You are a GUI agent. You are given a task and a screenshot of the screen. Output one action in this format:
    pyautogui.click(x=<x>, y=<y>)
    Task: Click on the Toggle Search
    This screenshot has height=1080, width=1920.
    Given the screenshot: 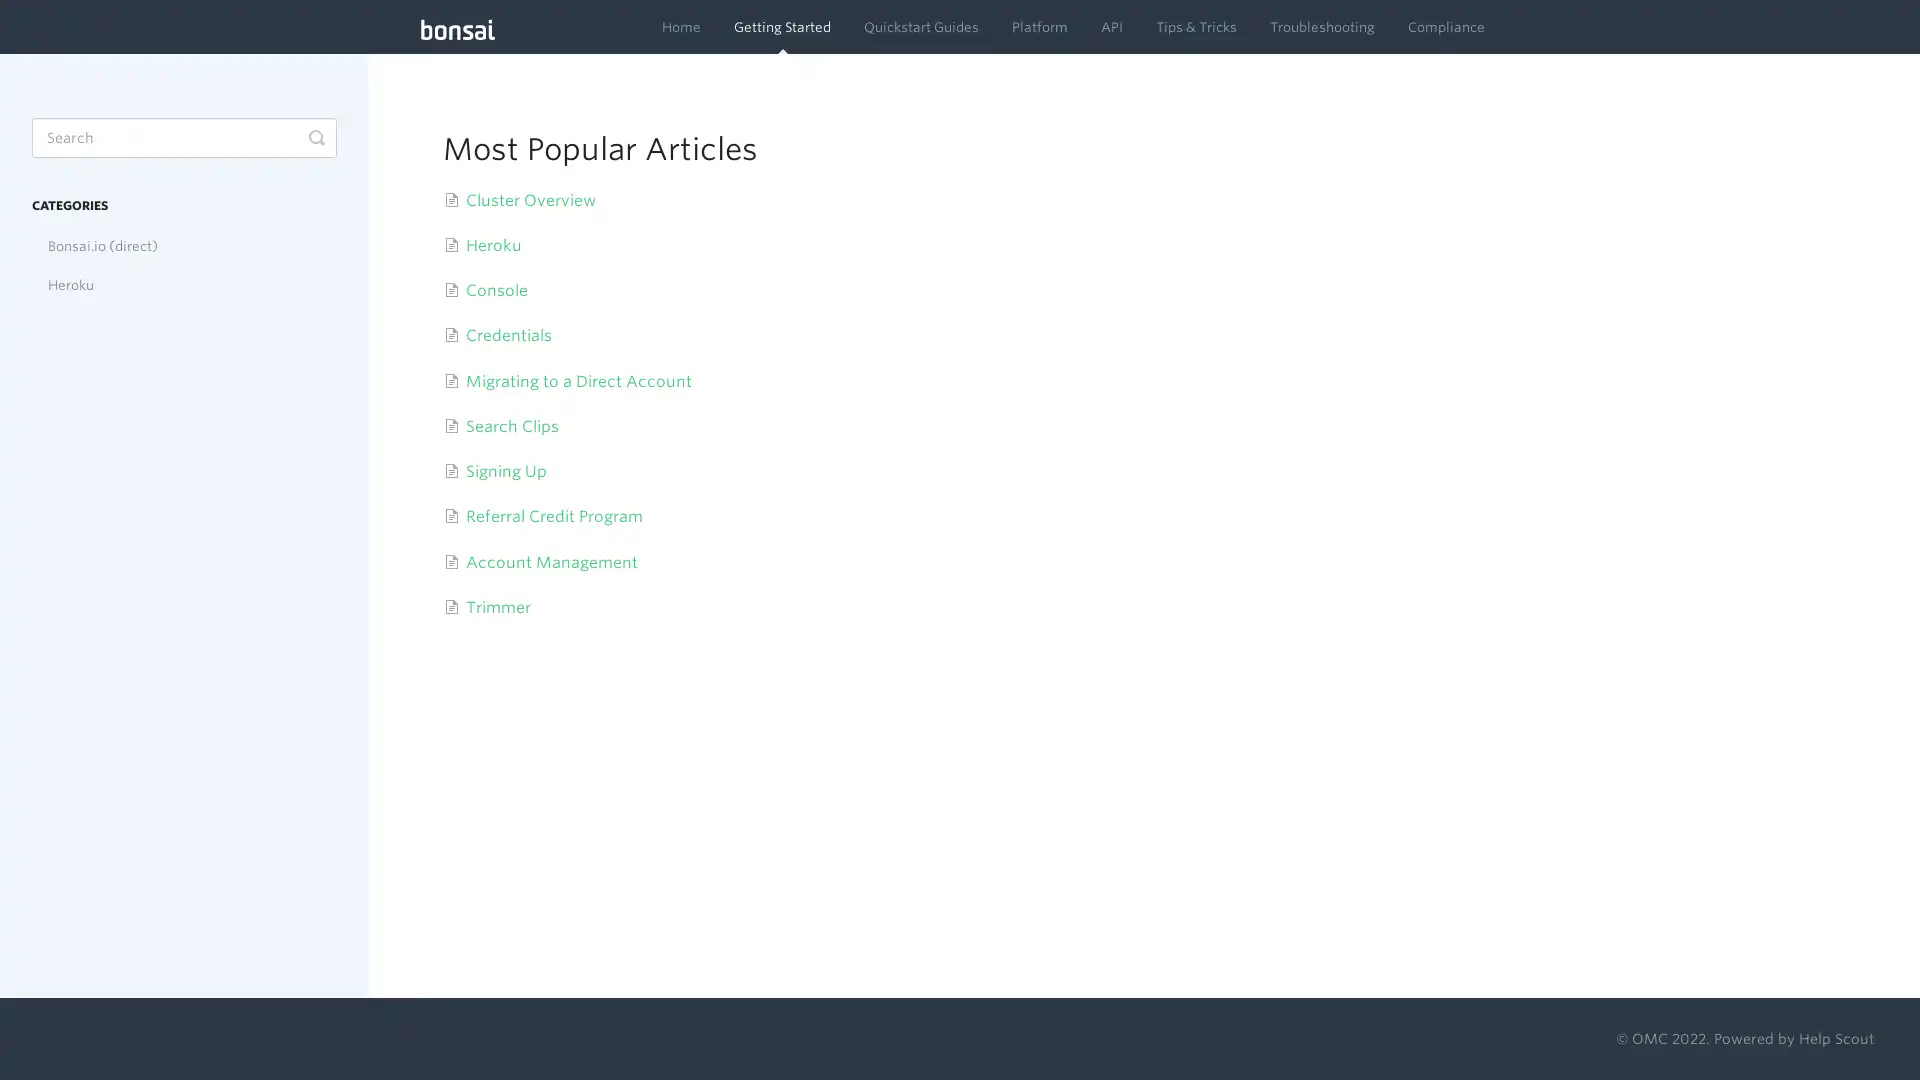 What is the action you would take?
    pyautogui.click(x=315, y=137)
    